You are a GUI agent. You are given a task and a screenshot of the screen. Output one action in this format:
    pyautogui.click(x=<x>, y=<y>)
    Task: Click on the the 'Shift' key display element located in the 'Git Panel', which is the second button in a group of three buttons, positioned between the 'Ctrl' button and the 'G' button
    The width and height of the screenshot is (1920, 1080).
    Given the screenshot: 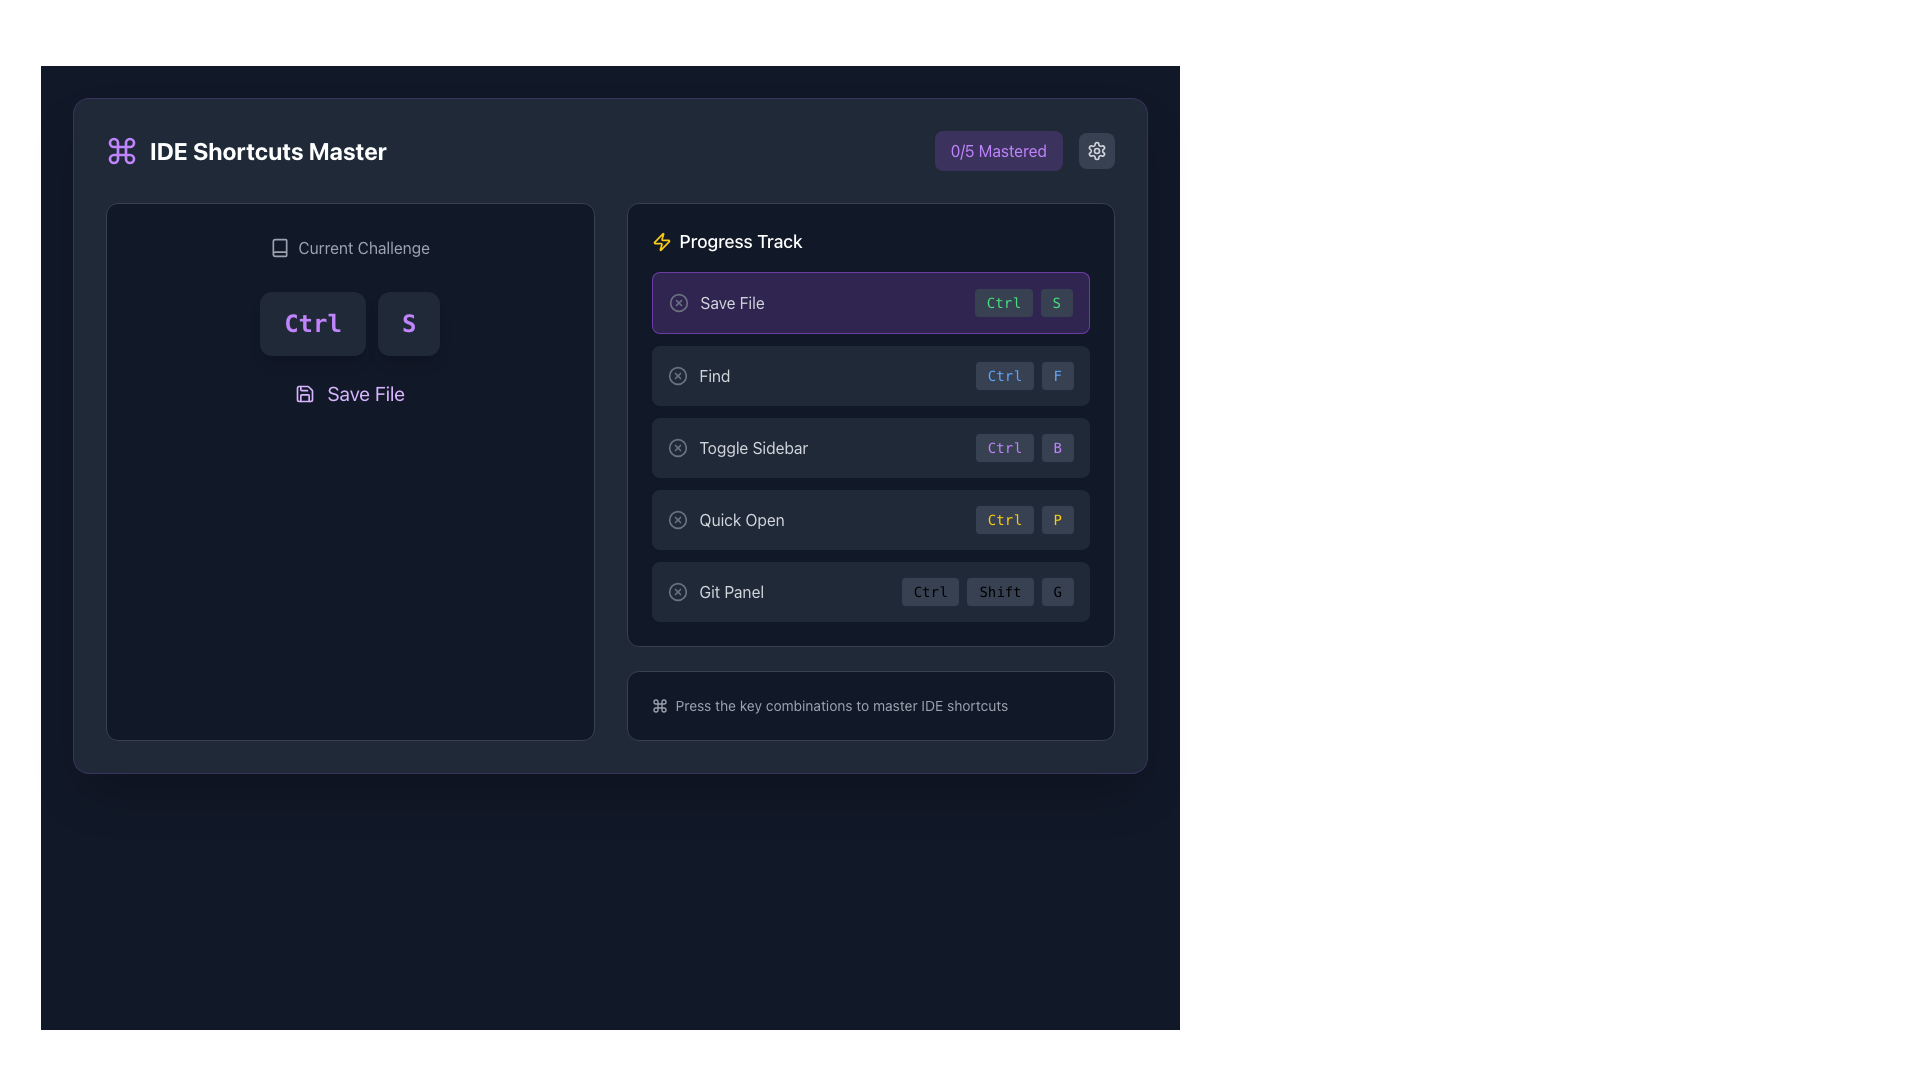 What is the action you would take?
    pyautogui.click(x=1000, y=590)
    